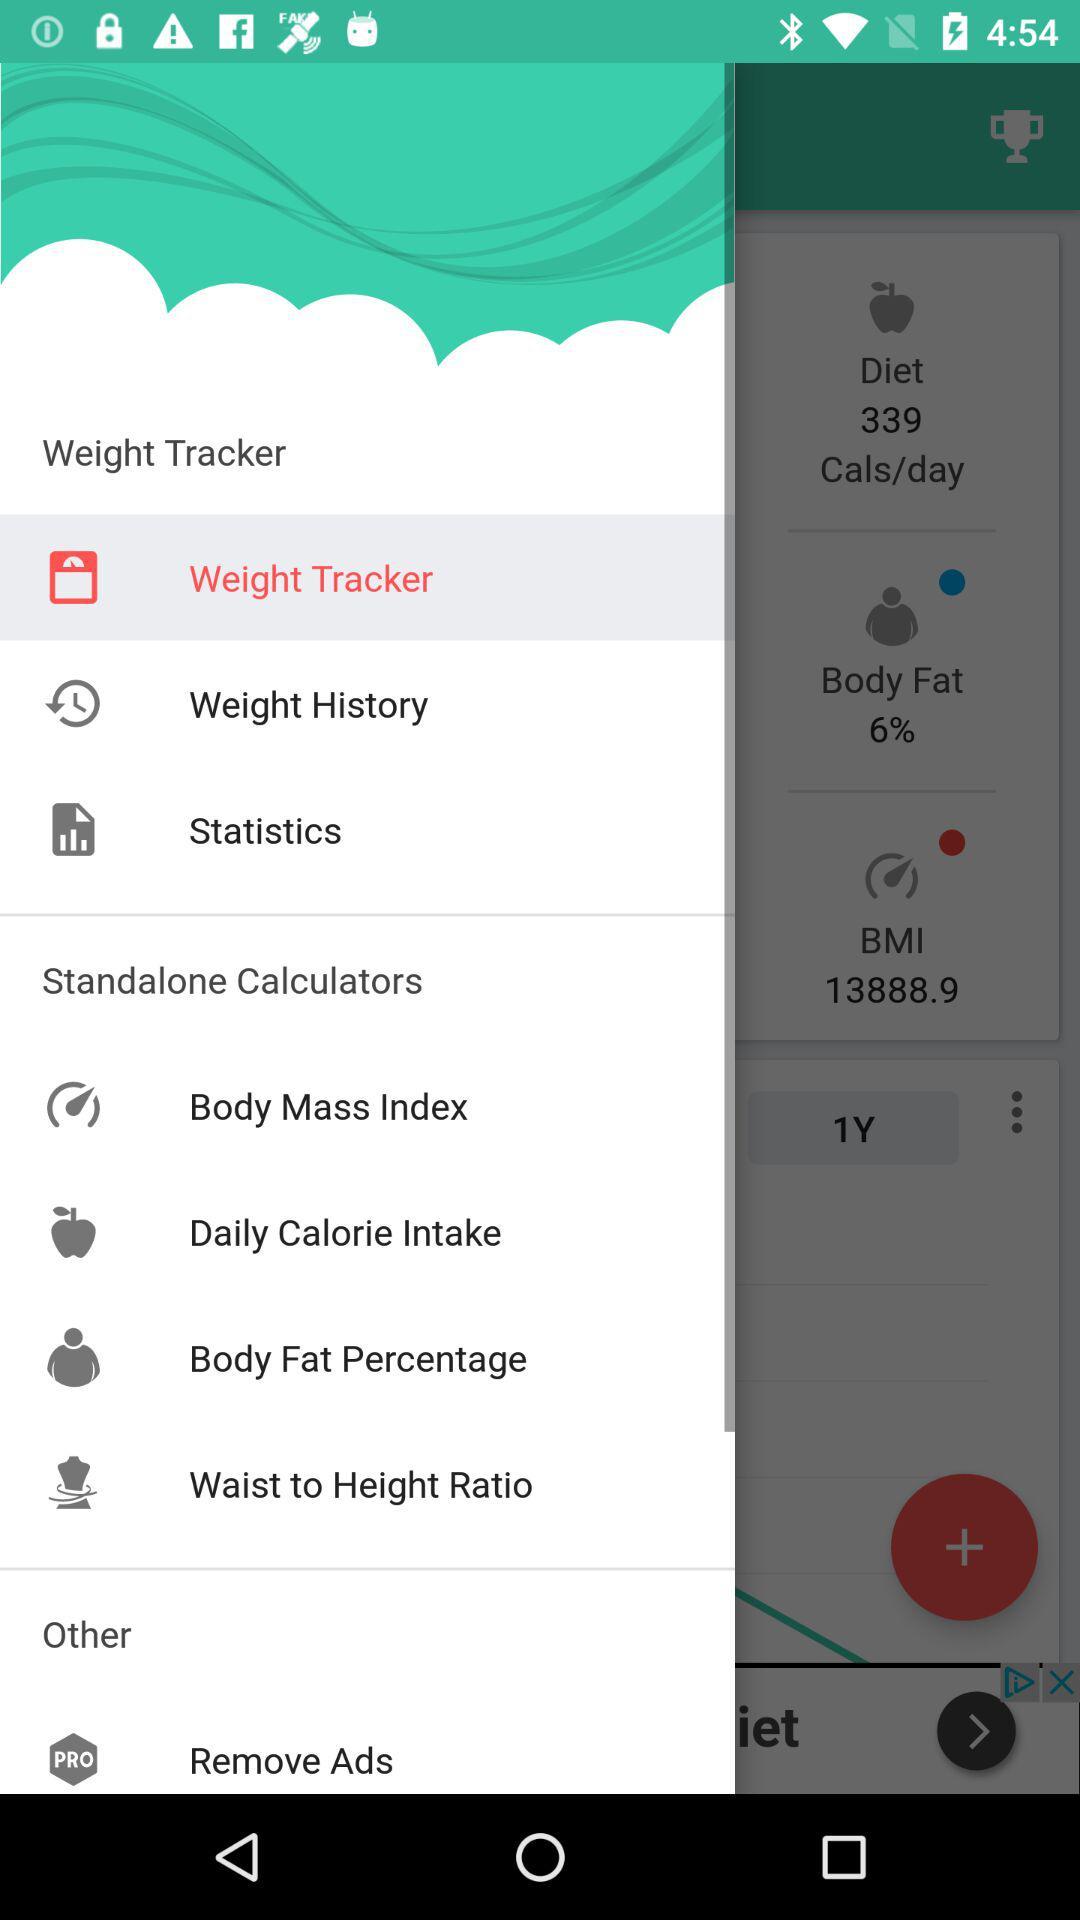 Image resolution: width=1080 pixels, height=1920 pixels. What do you see at coordinates (963, 1546) in the screenshot?
I see `the add icon` at bounding box center [963, 1546].